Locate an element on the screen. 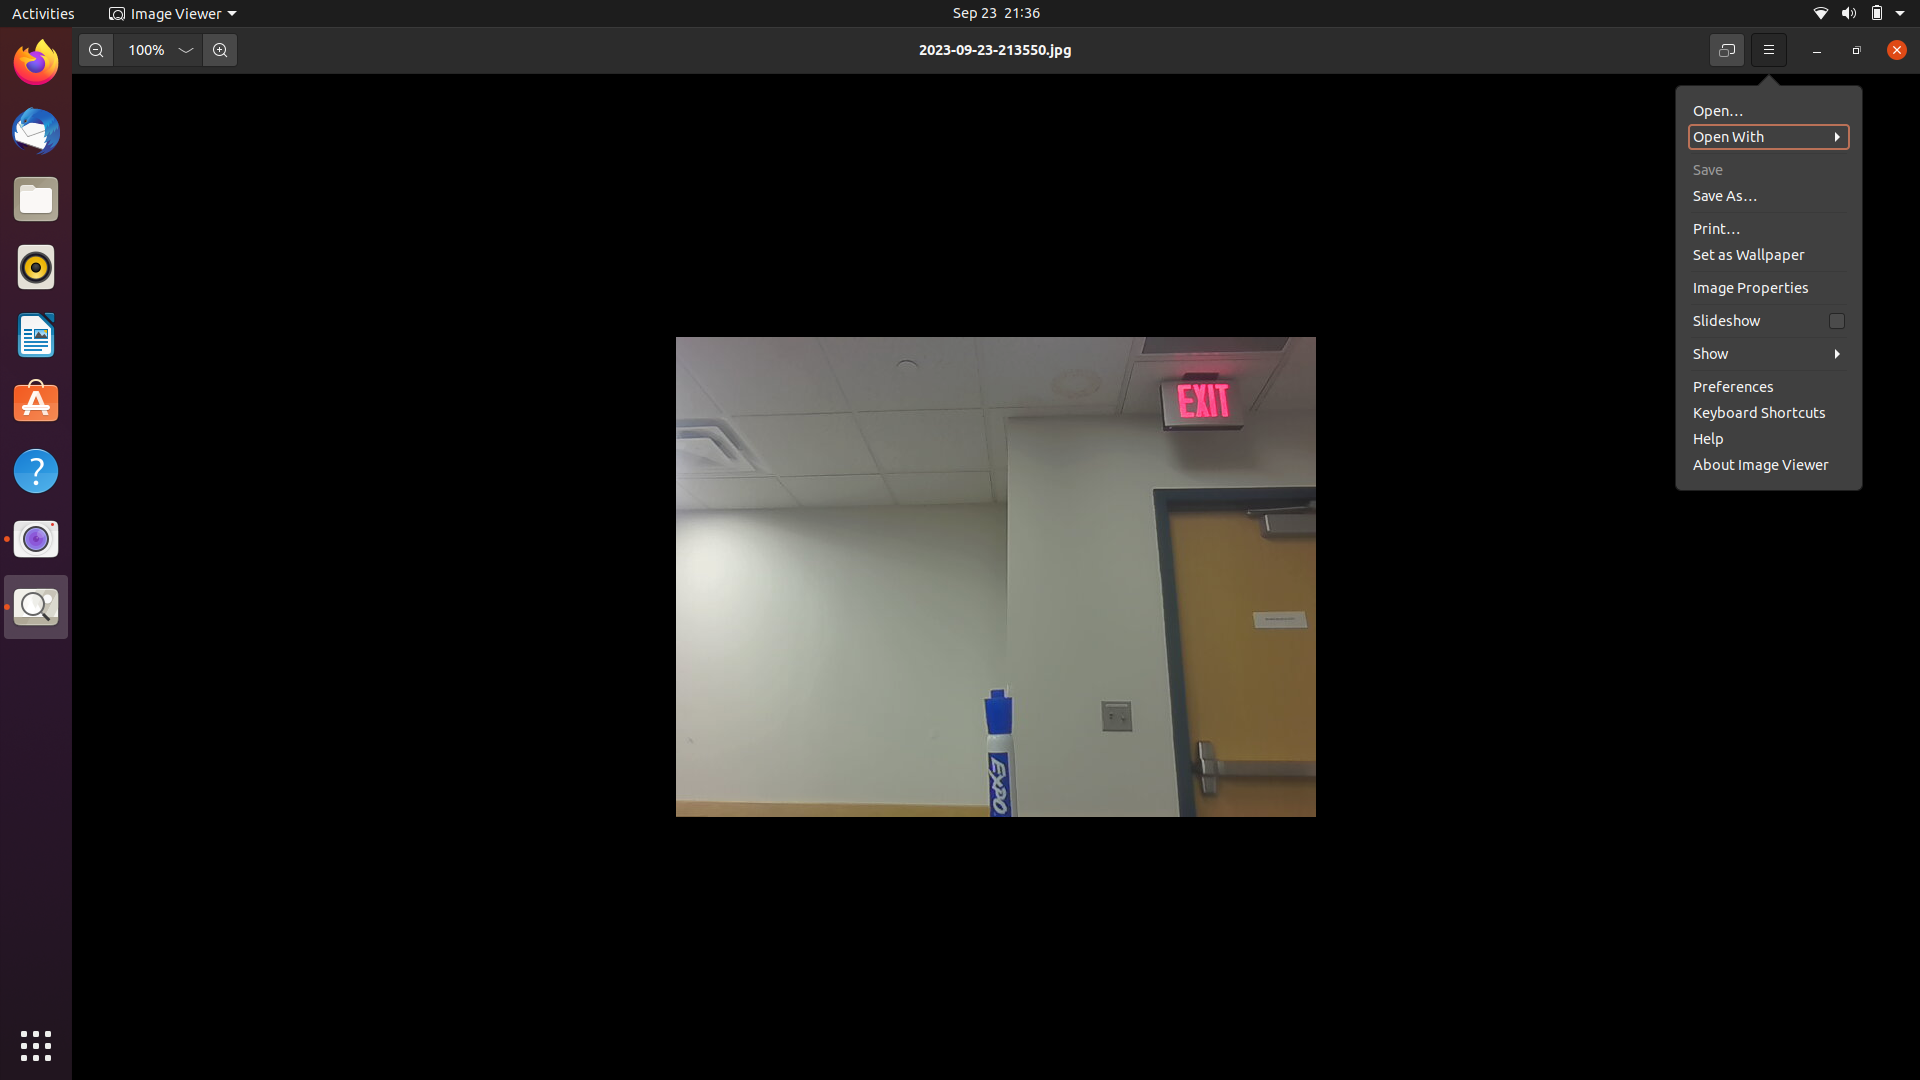  a new image that is the second one in the file browser is located at coordinates (1769, 136).